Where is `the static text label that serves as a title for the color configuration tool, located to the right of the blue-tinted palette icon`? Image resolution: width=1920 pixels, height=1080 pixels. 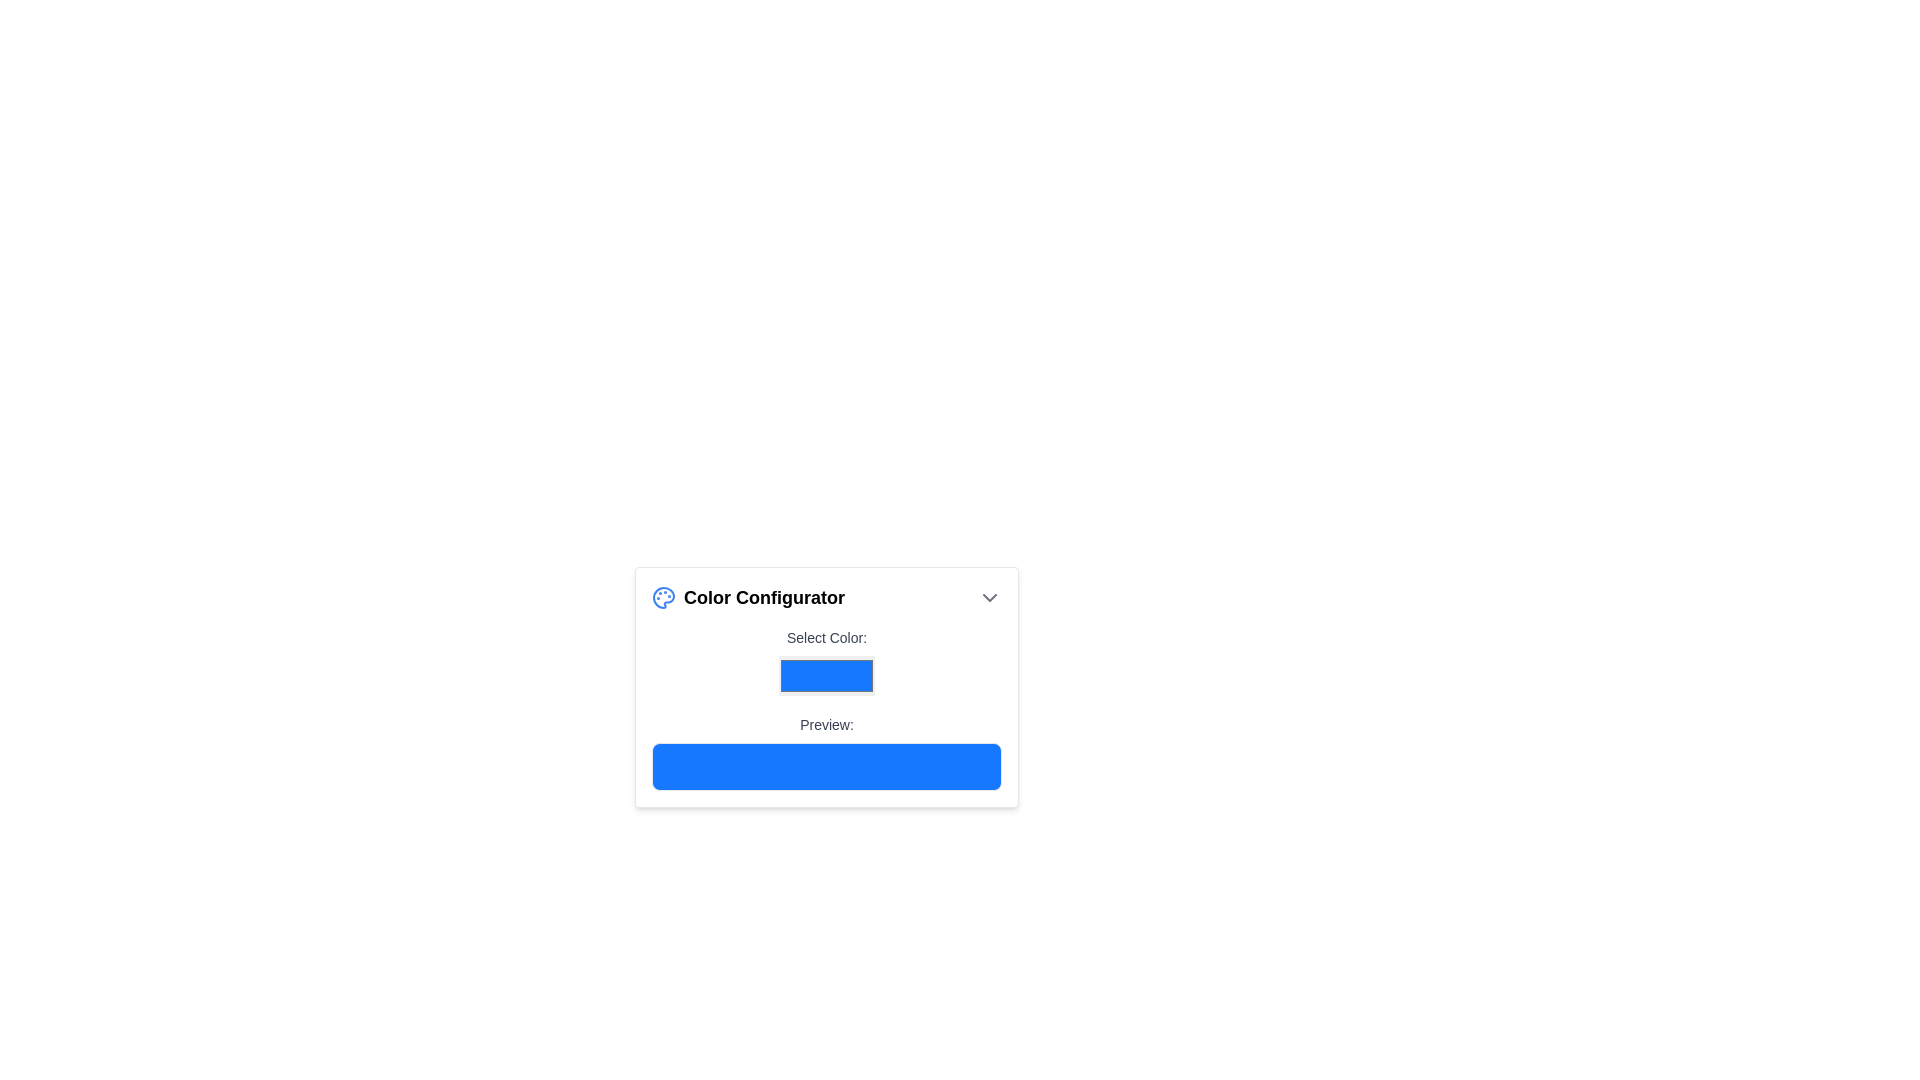 the static text label that serves as a title for the color configuration tool, located to the right of the blue-tinted palette icon is located at coordinates (763, 596).